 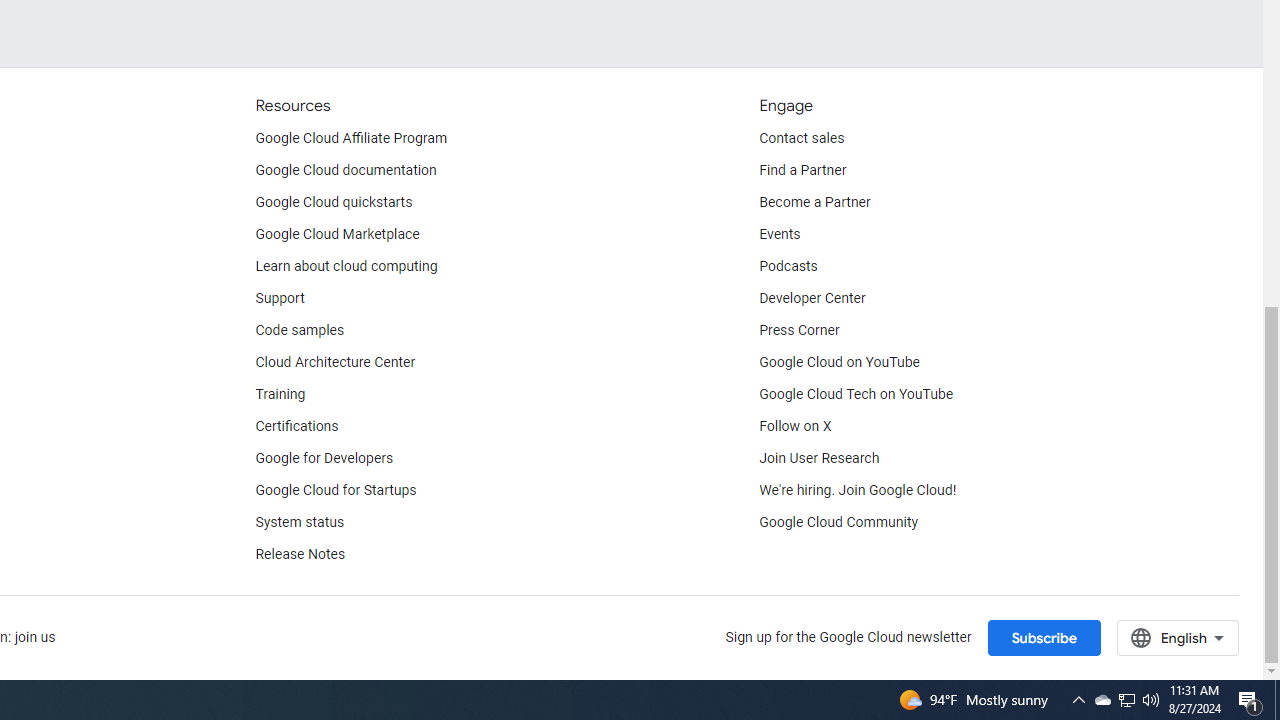 I want to click on 'Find a Partner', so click(x=803, y=170).